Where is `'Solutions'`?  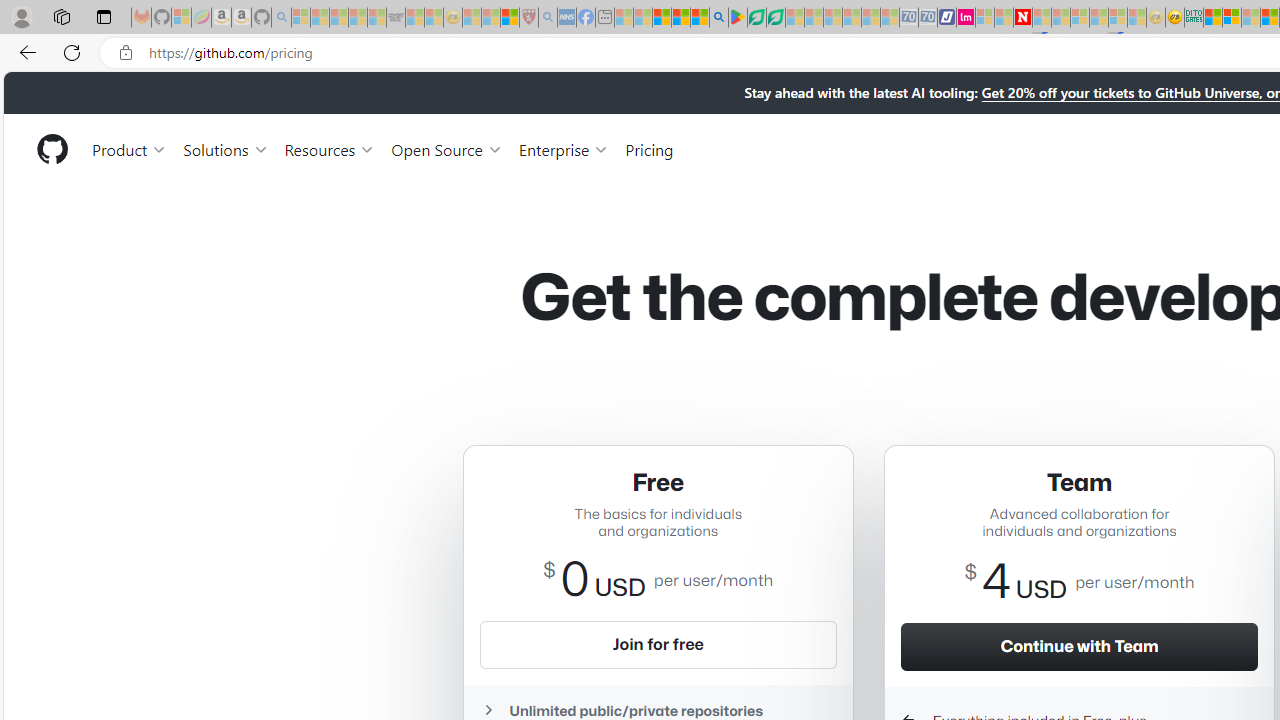
'Solutions' is located at coordinates (225, 148).